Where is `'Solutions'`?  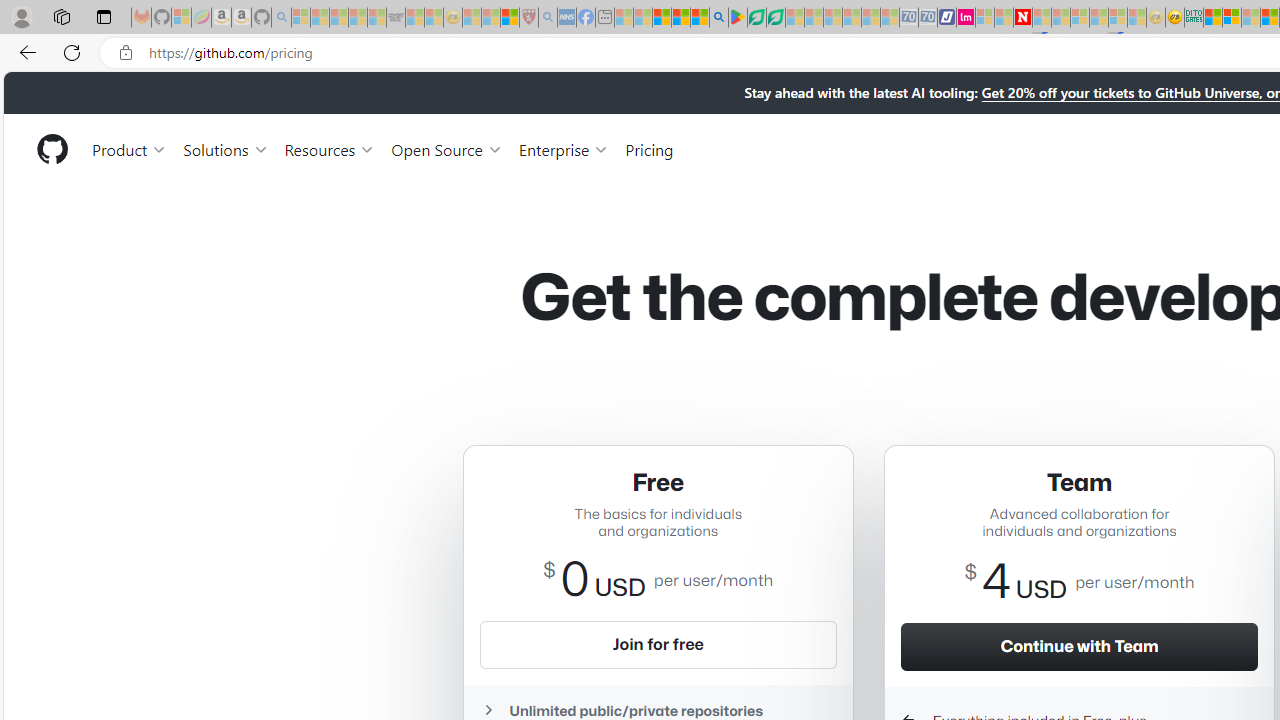
'Solutions' is located at coordinates (225, 148).